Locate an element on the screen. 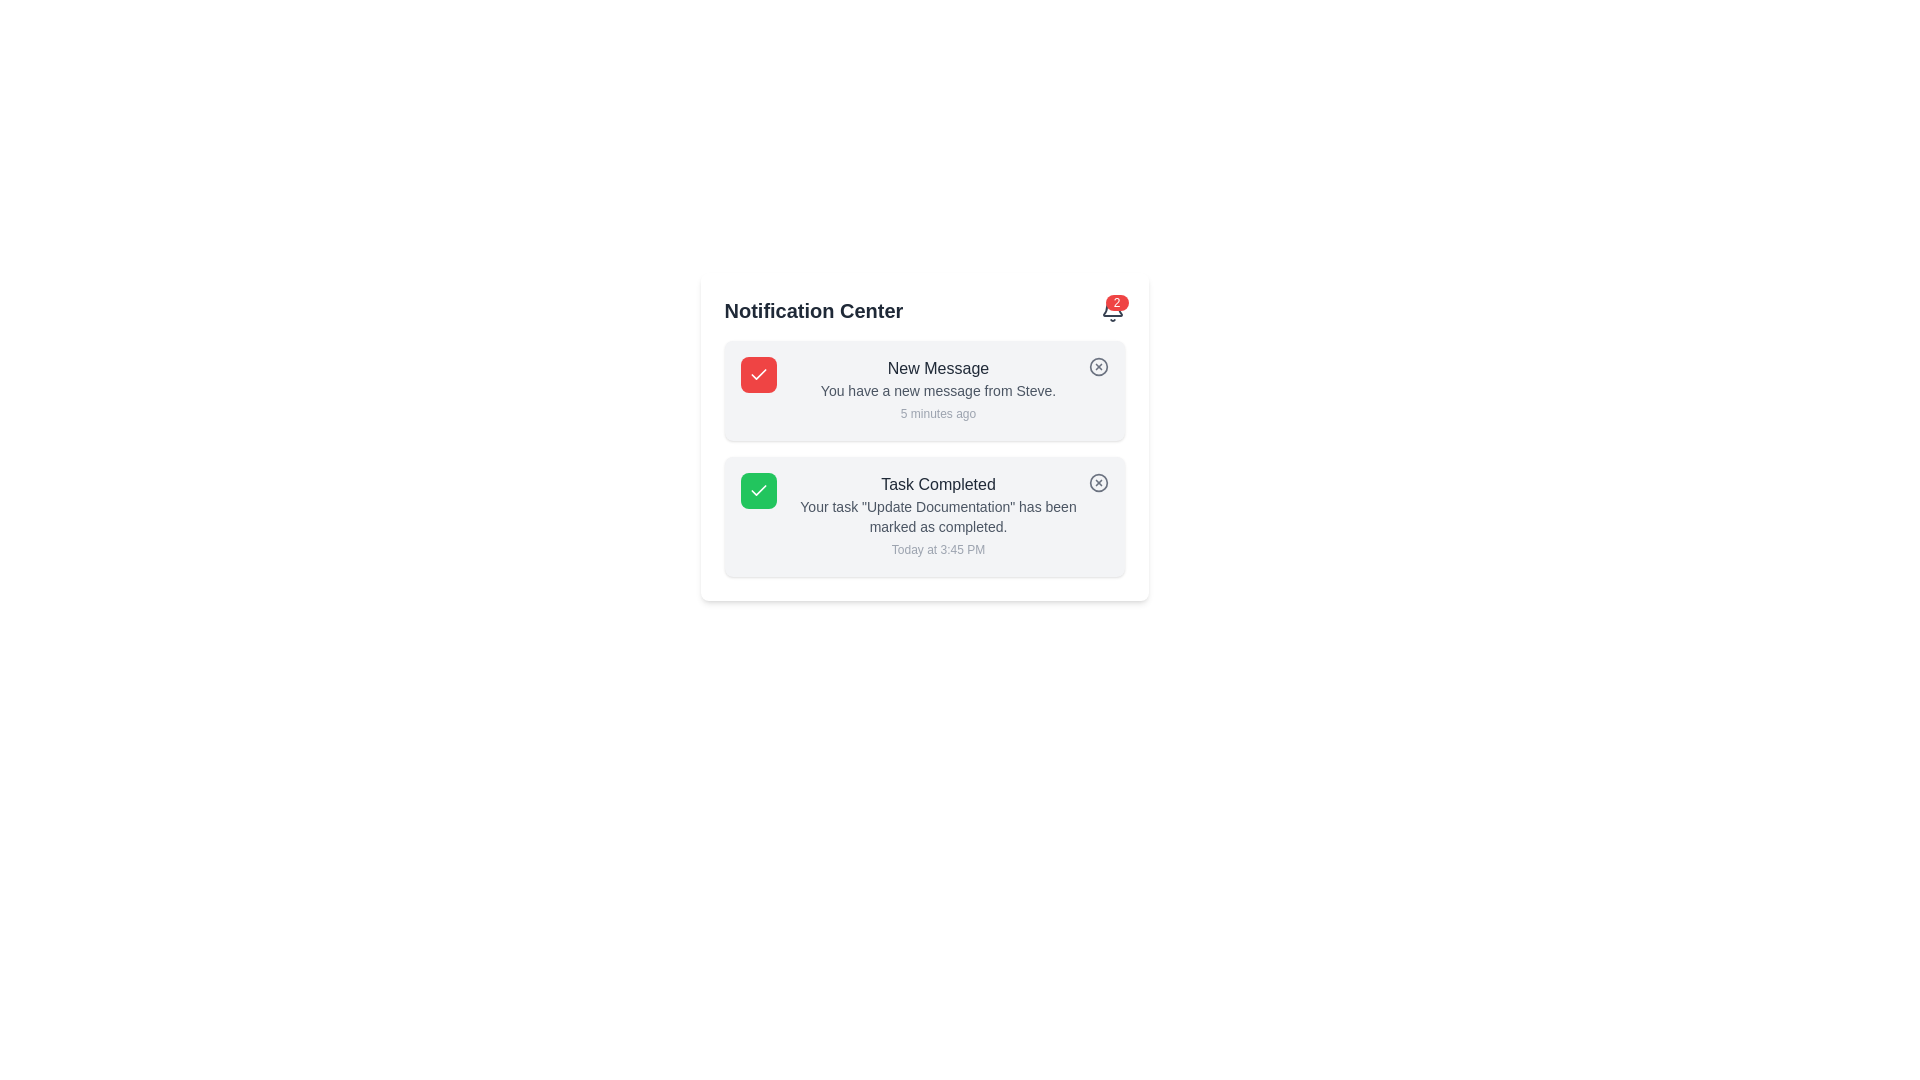 This screenshot has height=1080, width=1920. the Text label that serves as a title for the Notification Center section, located at the top-left of the notification section, next to the notification count and icon is located at coordinates (813, 311).